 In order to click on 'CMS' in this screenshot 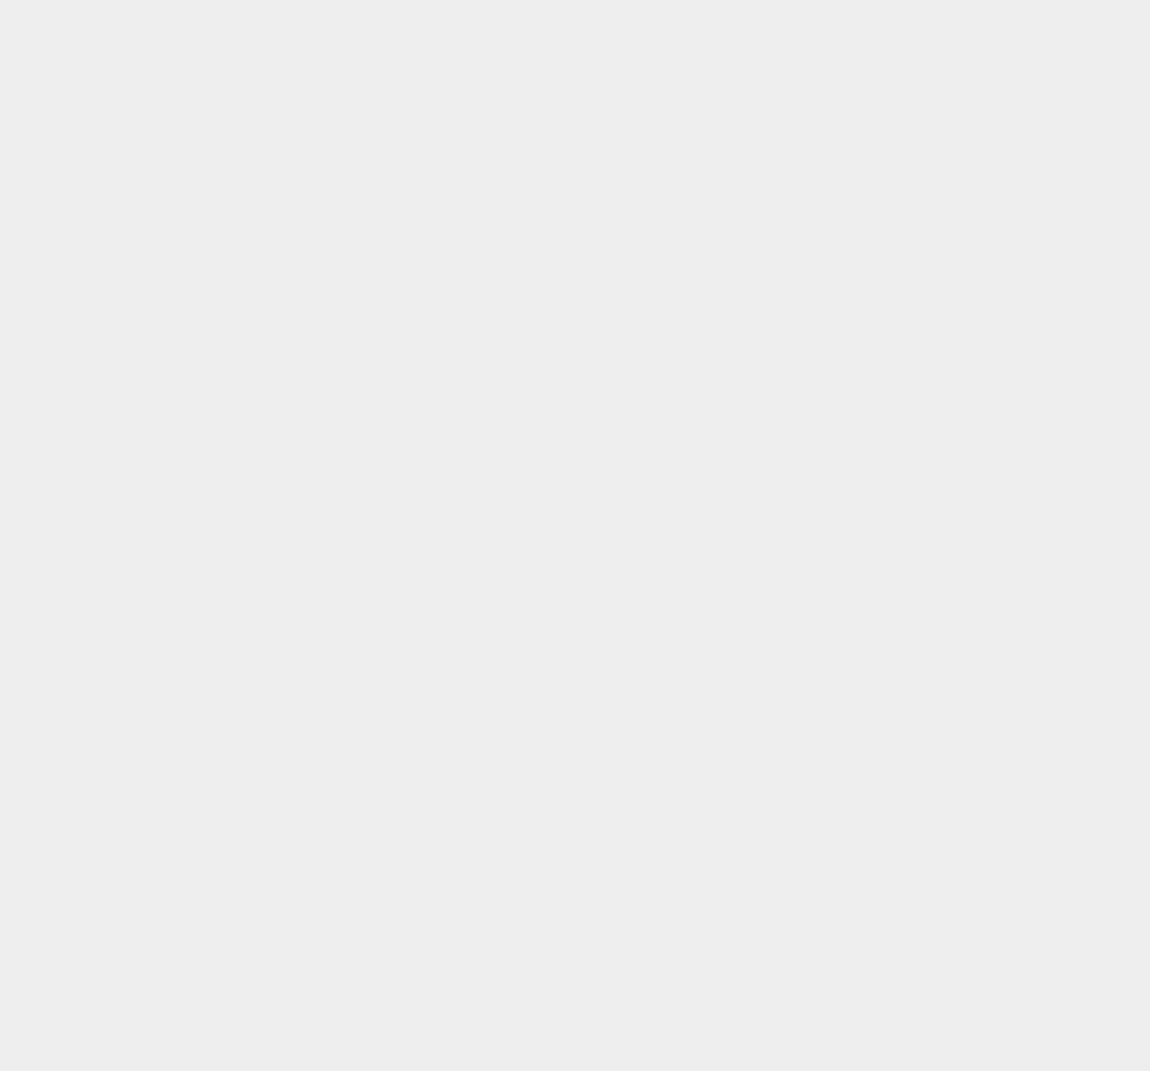, I will do `click(826, 664)`.